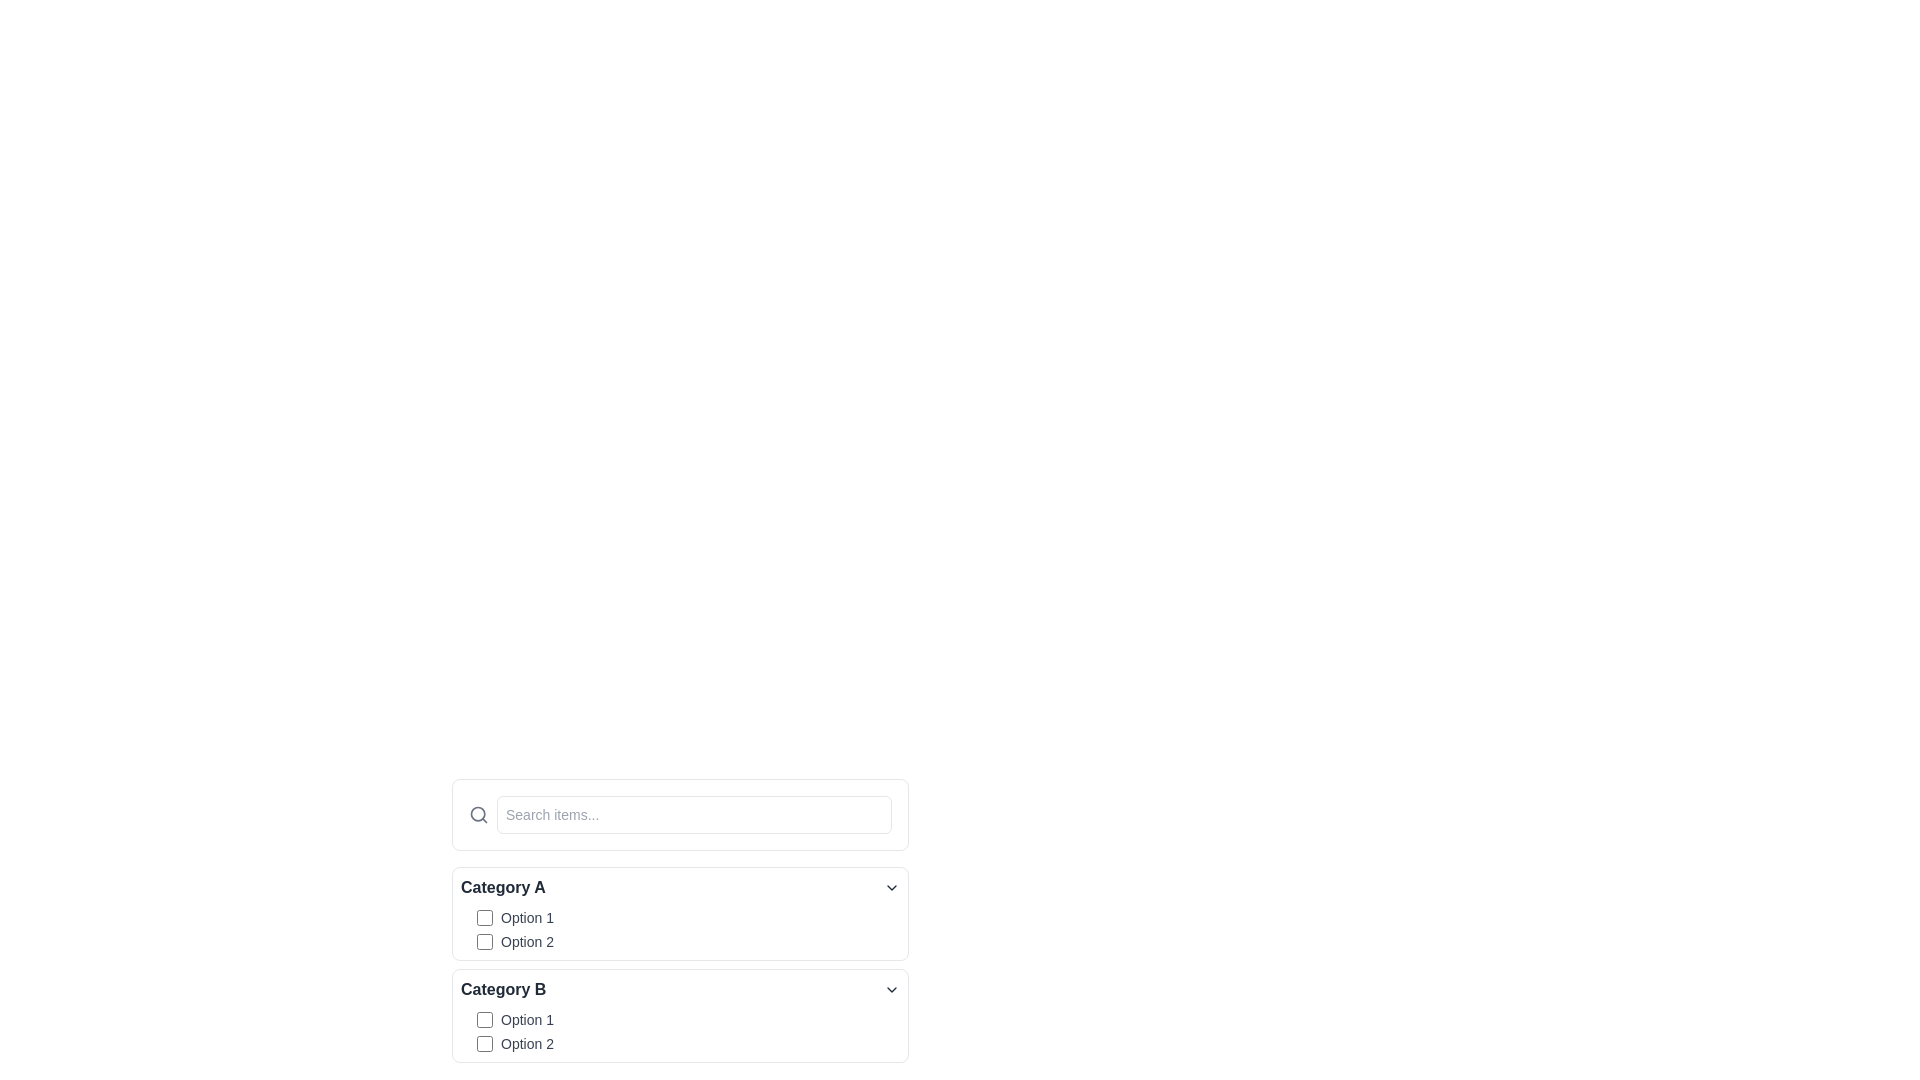  What do you see at coordinates (680, 1032) in the screenshot?
I see `the second checkbox labeled 'Option 2' located within the 'Category B' section, positioned below its title` at bounding box center [680, 1032].